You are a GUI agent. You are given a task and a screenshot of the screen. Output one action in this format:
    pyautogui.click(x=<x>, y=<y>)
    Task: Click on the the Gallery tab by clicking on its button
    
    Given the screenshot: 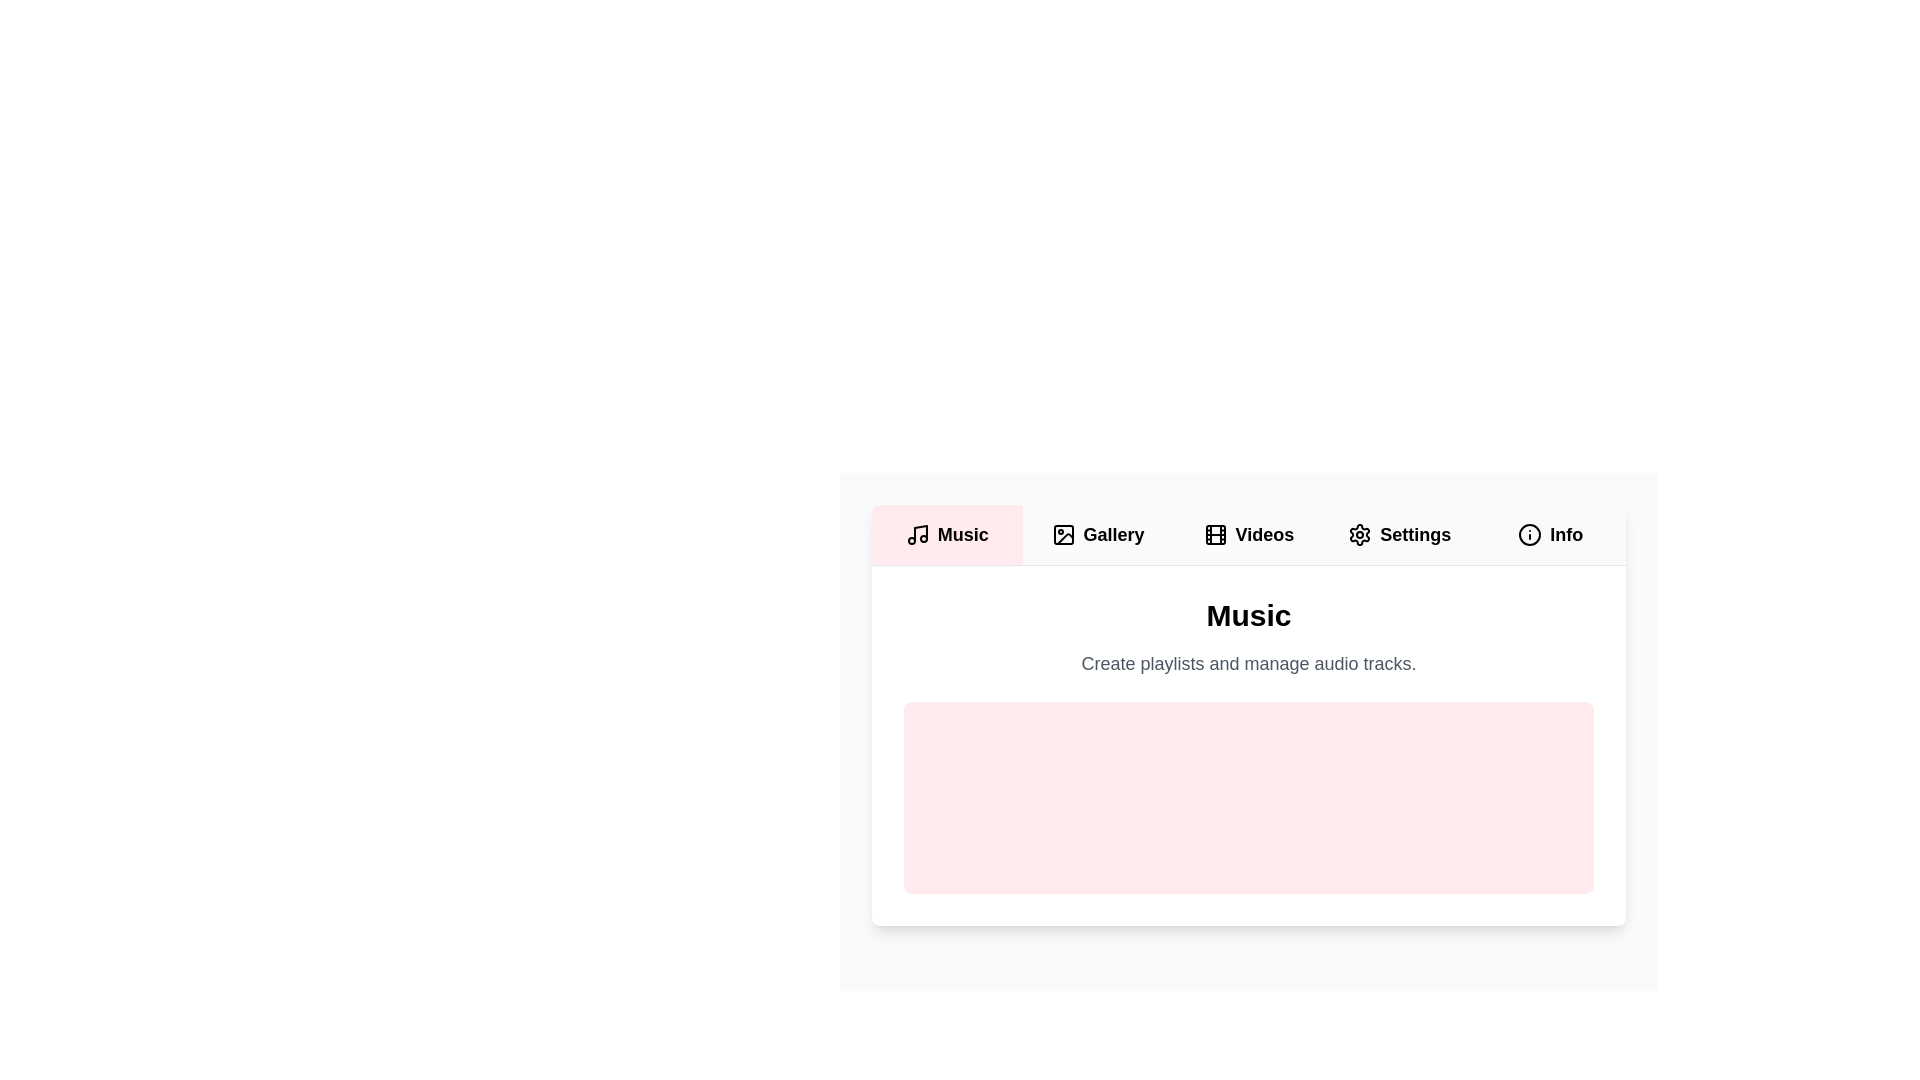 What is the action you would take?
    pyautogui.click(x=1097, y=534)
    